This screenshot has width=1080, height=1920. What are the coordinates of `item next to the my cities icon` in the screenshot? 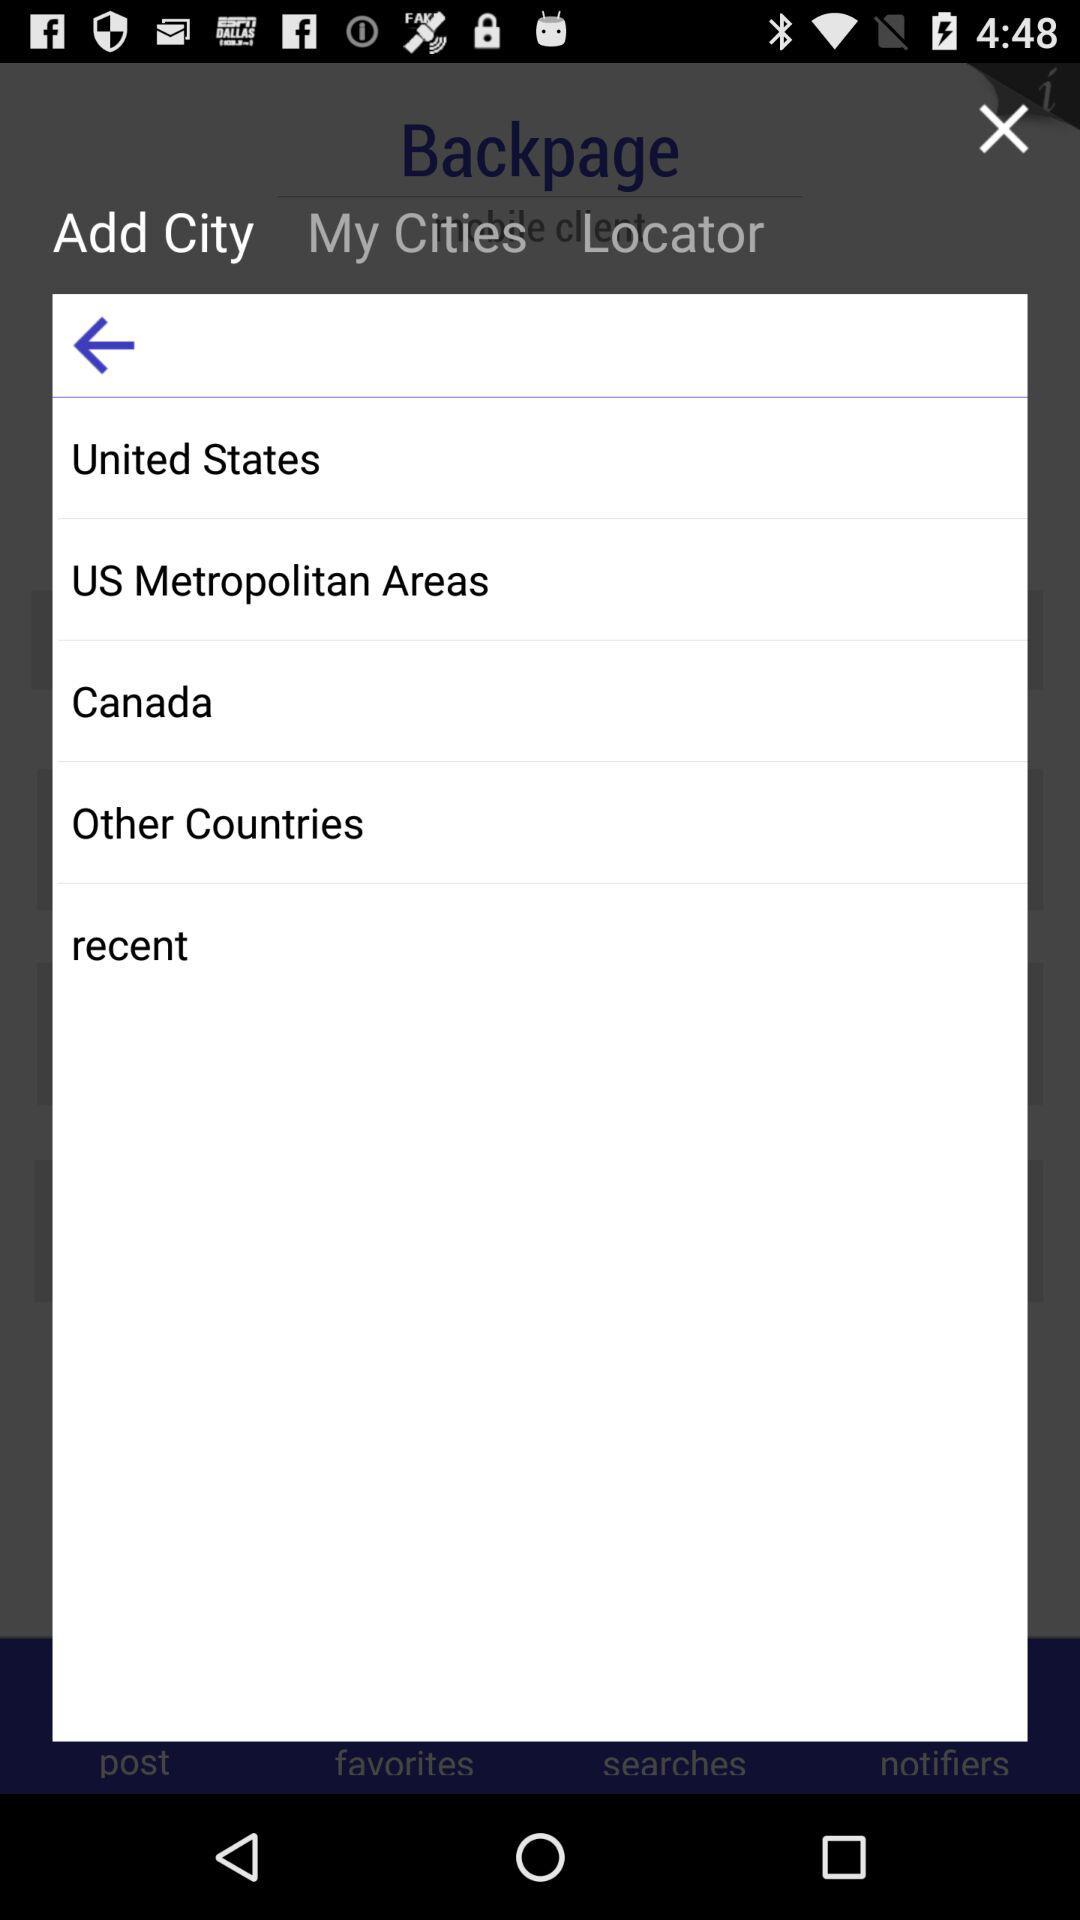 It's located at (672, 230).